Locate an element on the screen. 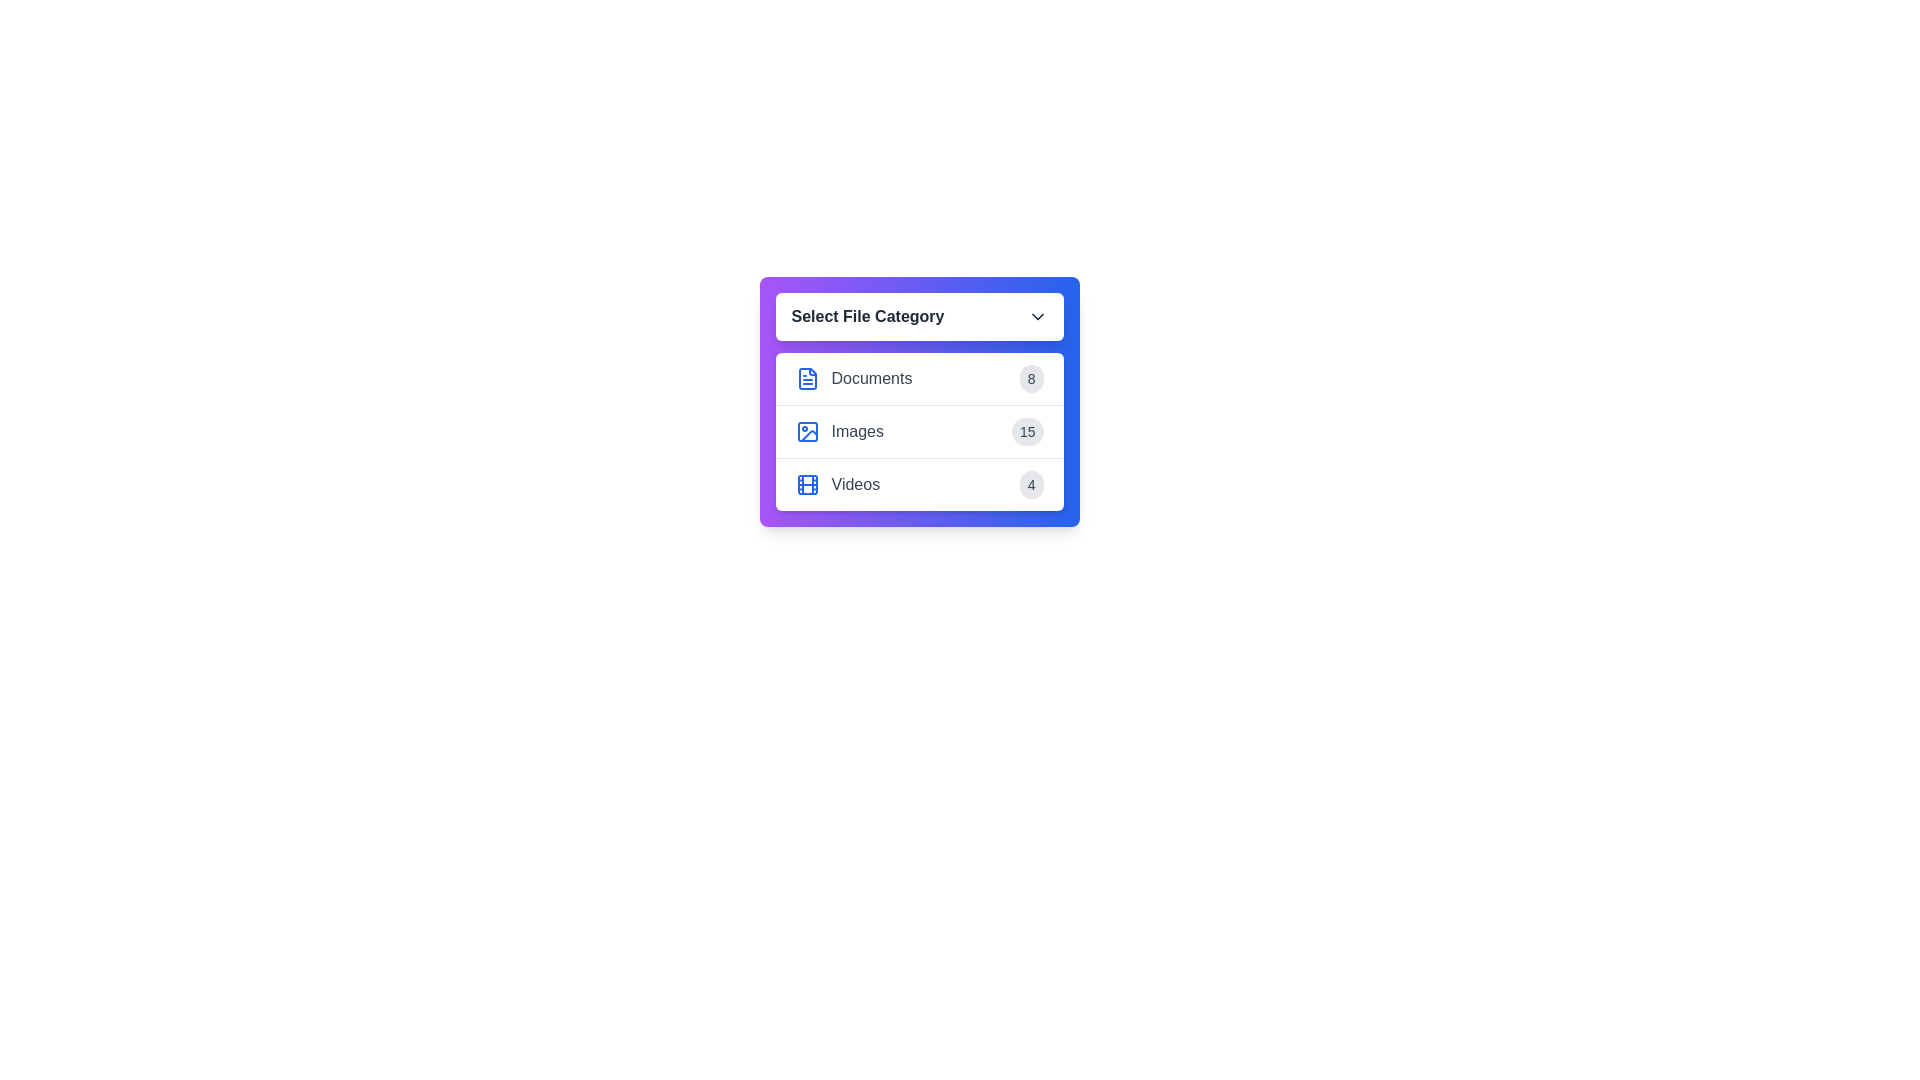  the 'Select File Category' dropdown button is located at coordinates (918, 315).